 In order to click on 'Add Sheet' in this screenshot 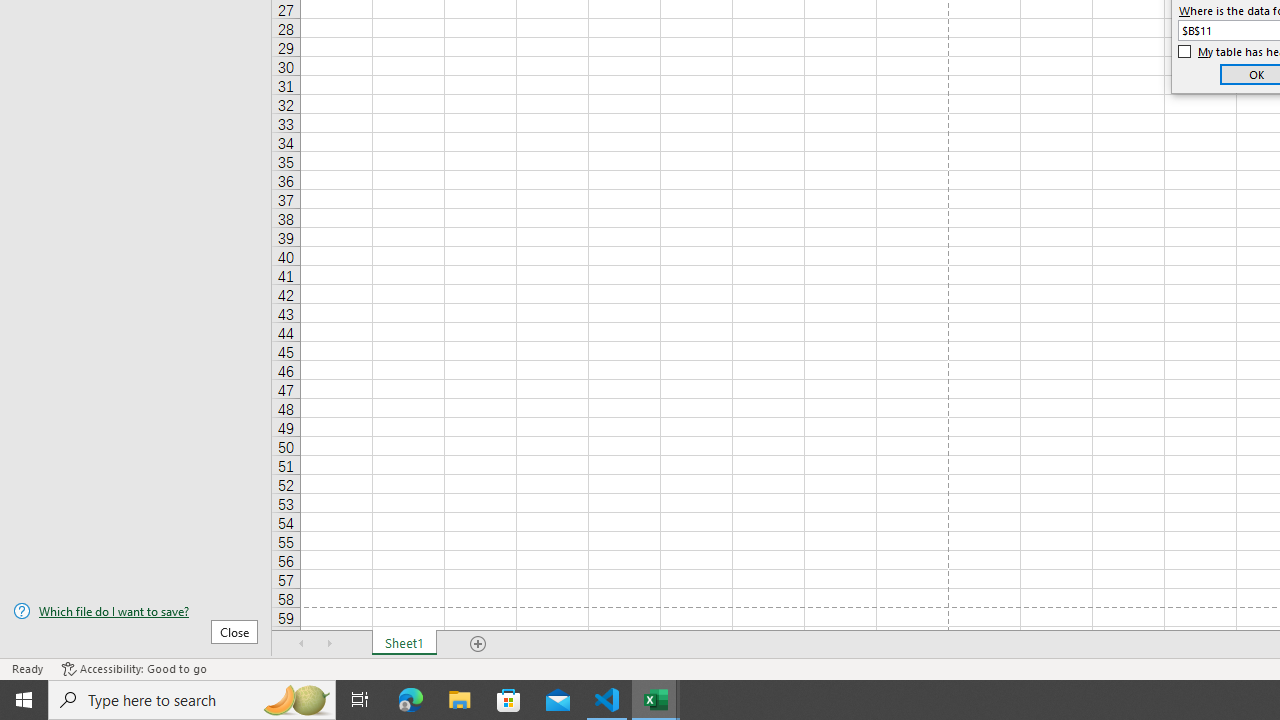, I will do `click(477, 644)`.